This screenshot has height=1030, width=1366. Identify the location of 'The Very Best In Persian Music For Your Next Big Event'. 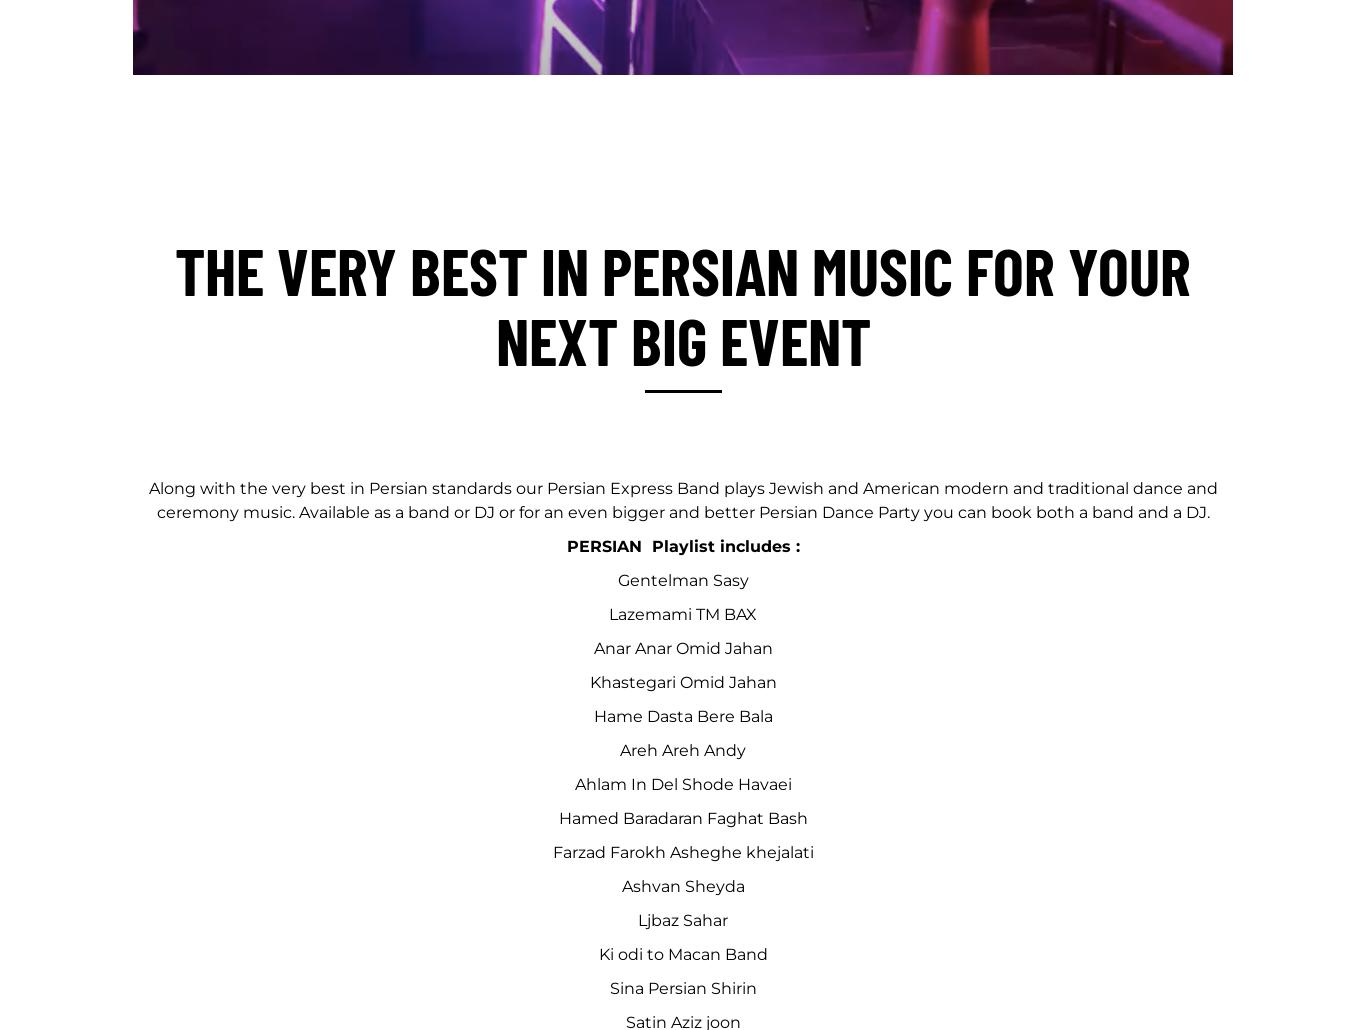
(683, 303).